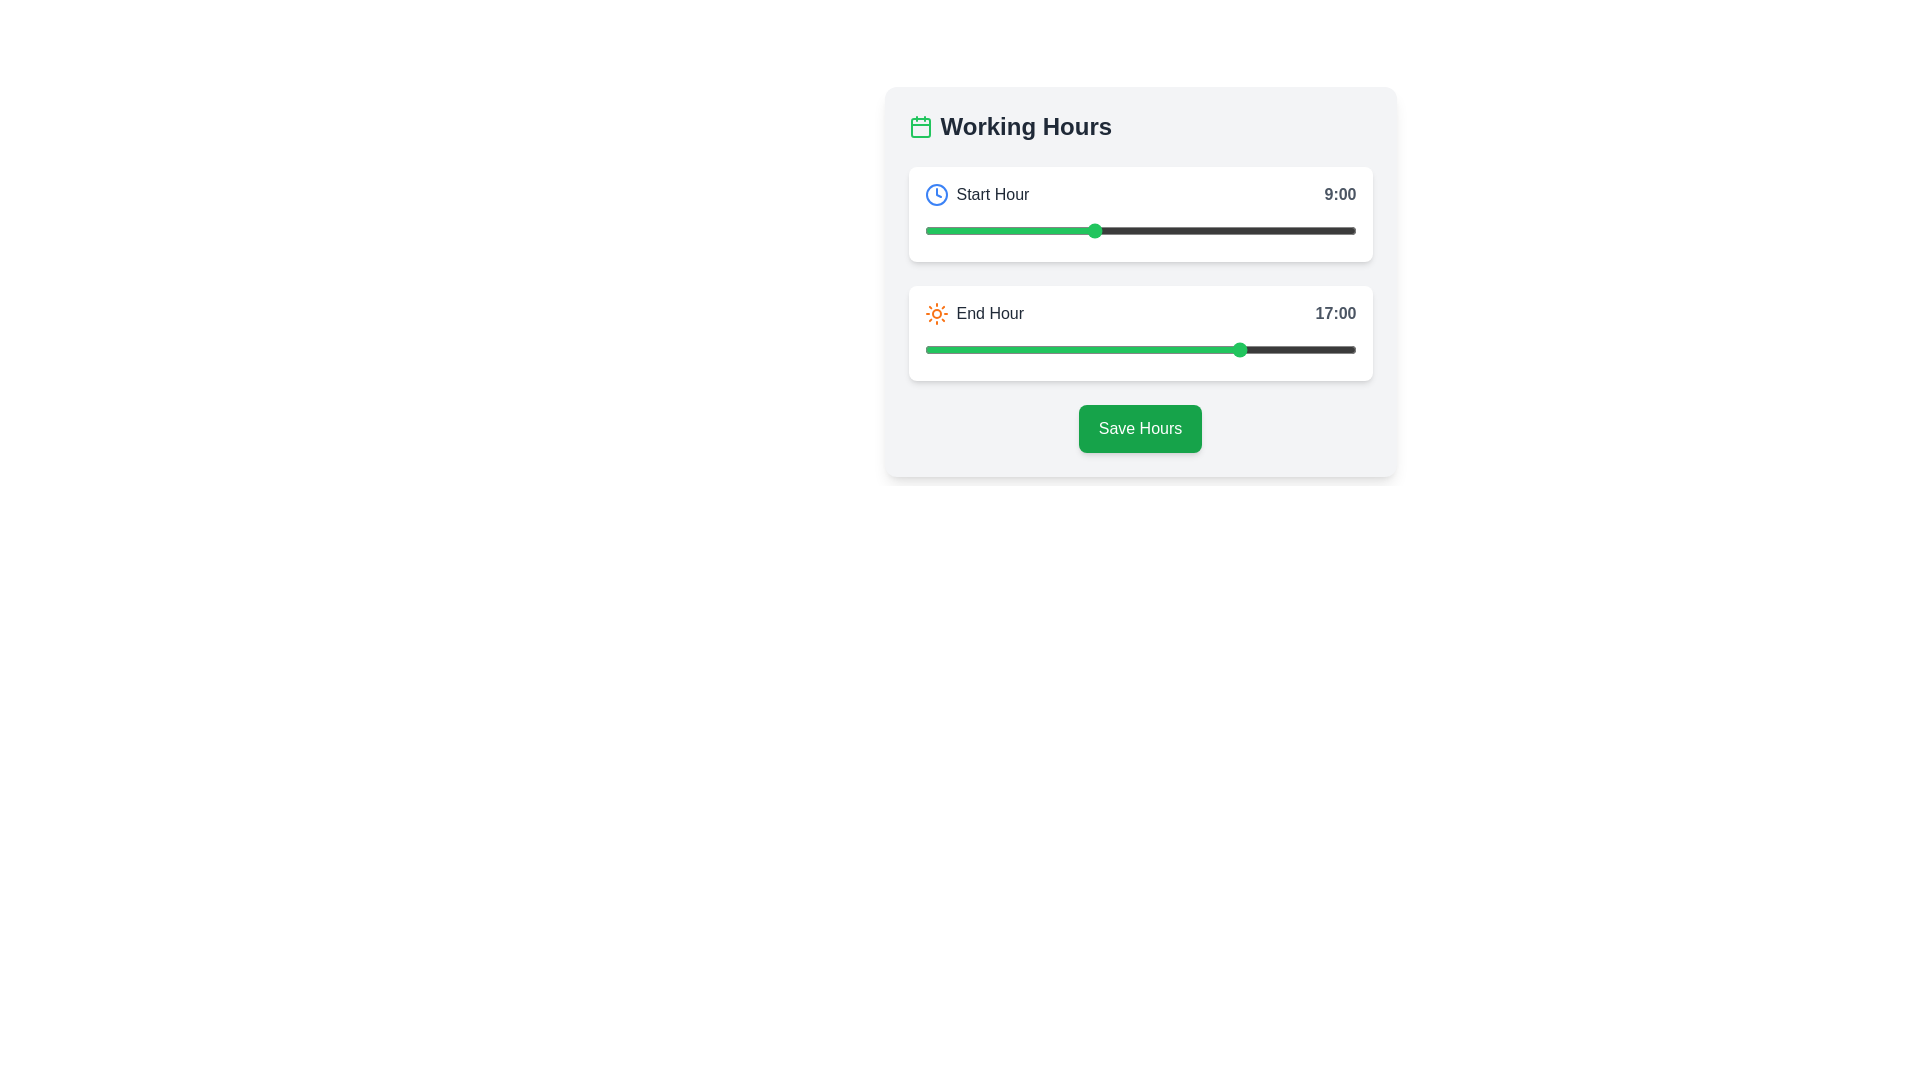  Describe the element at coordinates (1281, 349) in the screenshot. I see `the end hour` at that location.